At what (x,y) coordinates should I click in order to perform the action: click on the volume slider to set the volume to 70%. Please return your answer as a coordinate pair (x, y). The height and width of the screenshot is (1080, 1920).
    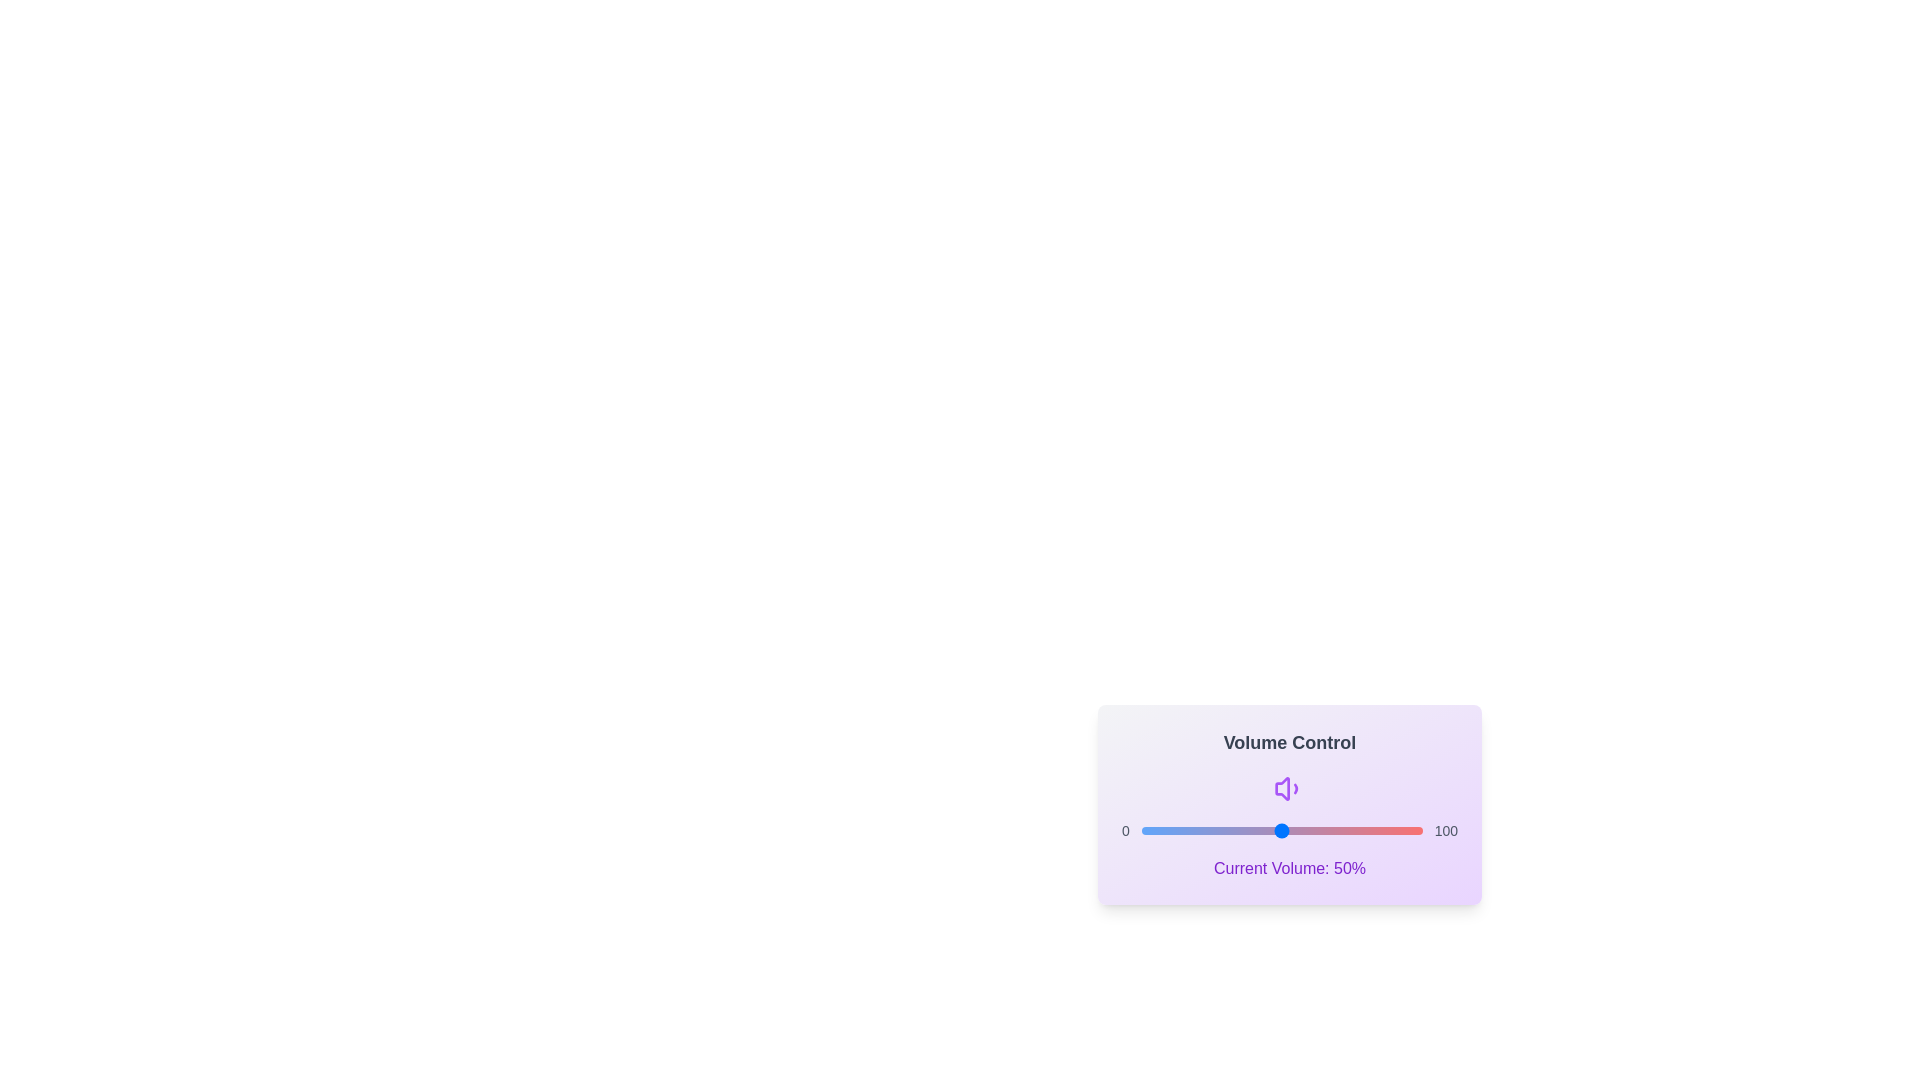
    Looking at the image, I should click on (1338, 830).